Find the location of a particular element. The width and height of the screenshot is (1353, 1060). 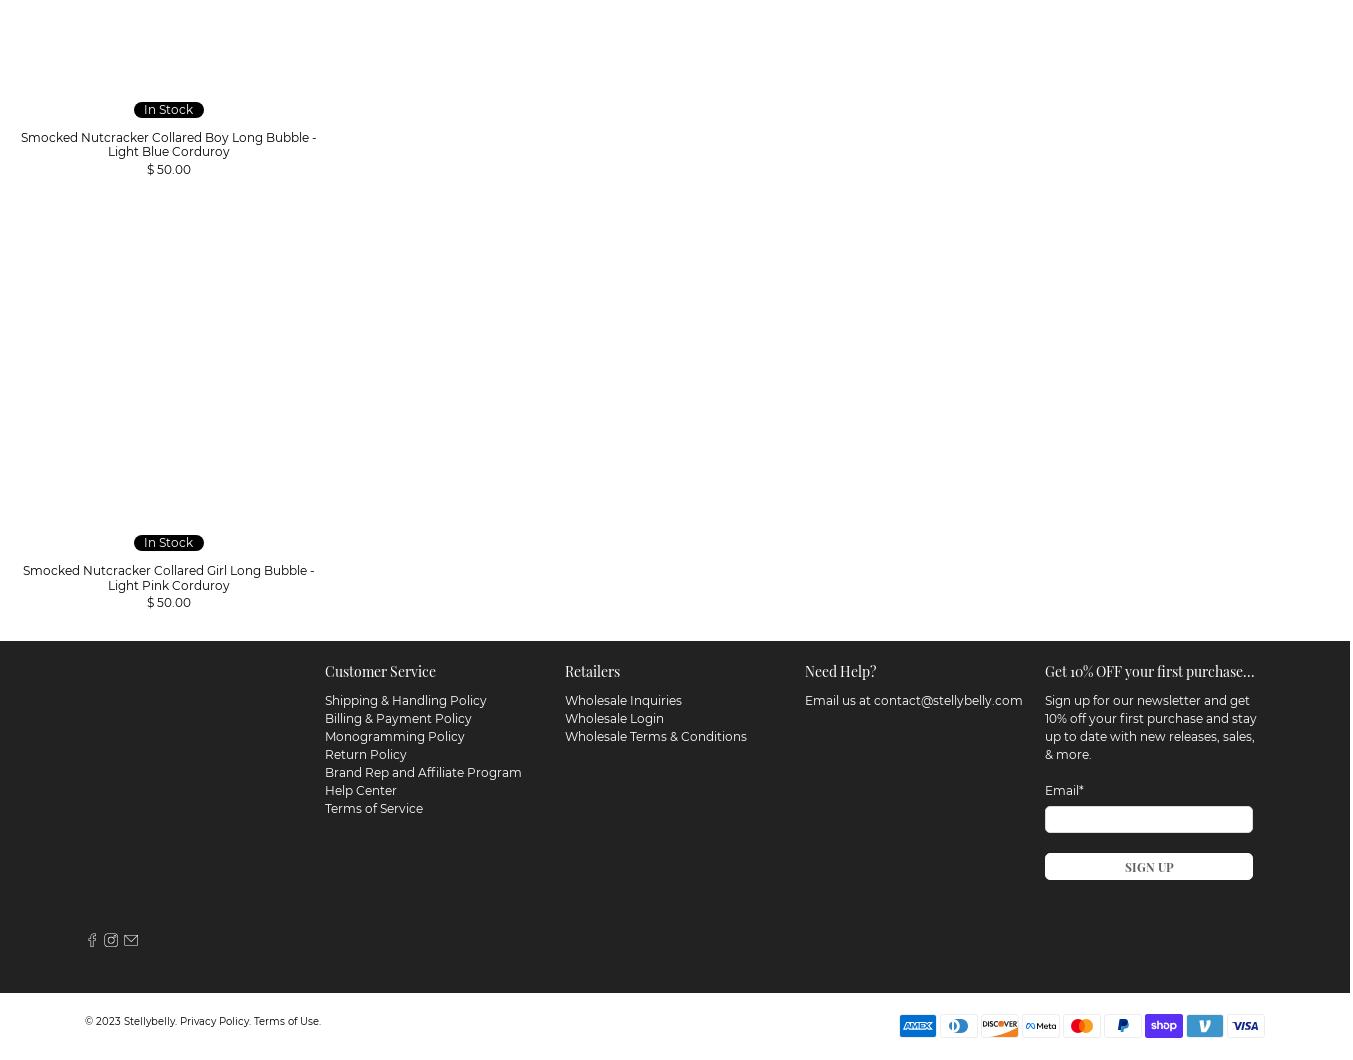

'Monogramming Policy' is located at coordinates (394, 732).